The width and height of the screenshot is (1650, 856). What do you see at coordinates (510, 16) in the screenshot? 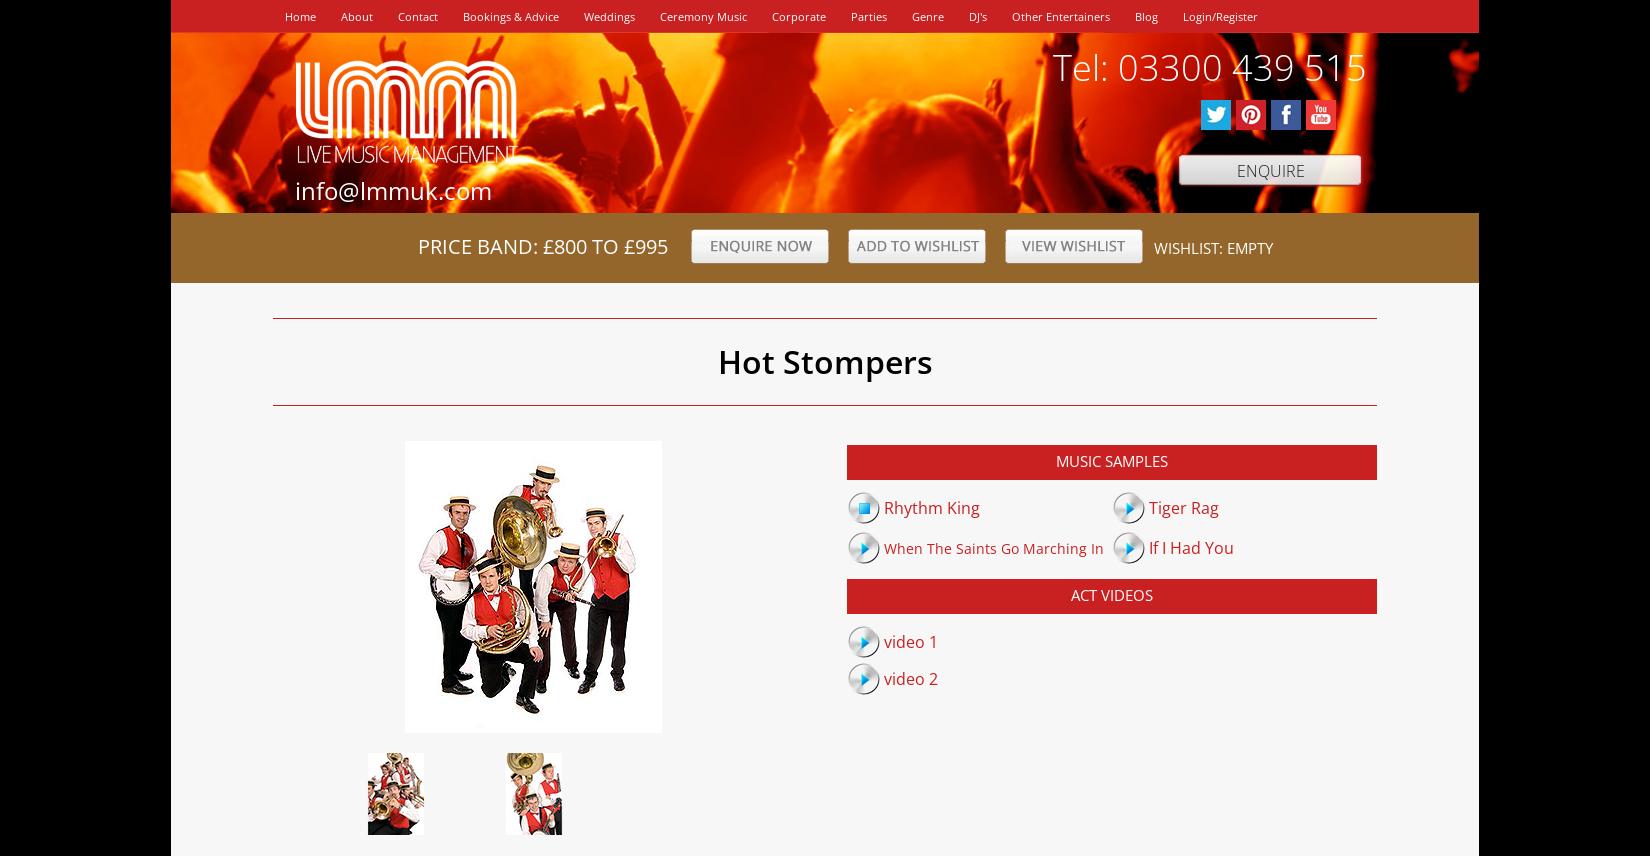
I see `'Bookings & Advice'` at bounding box center [510, 16].